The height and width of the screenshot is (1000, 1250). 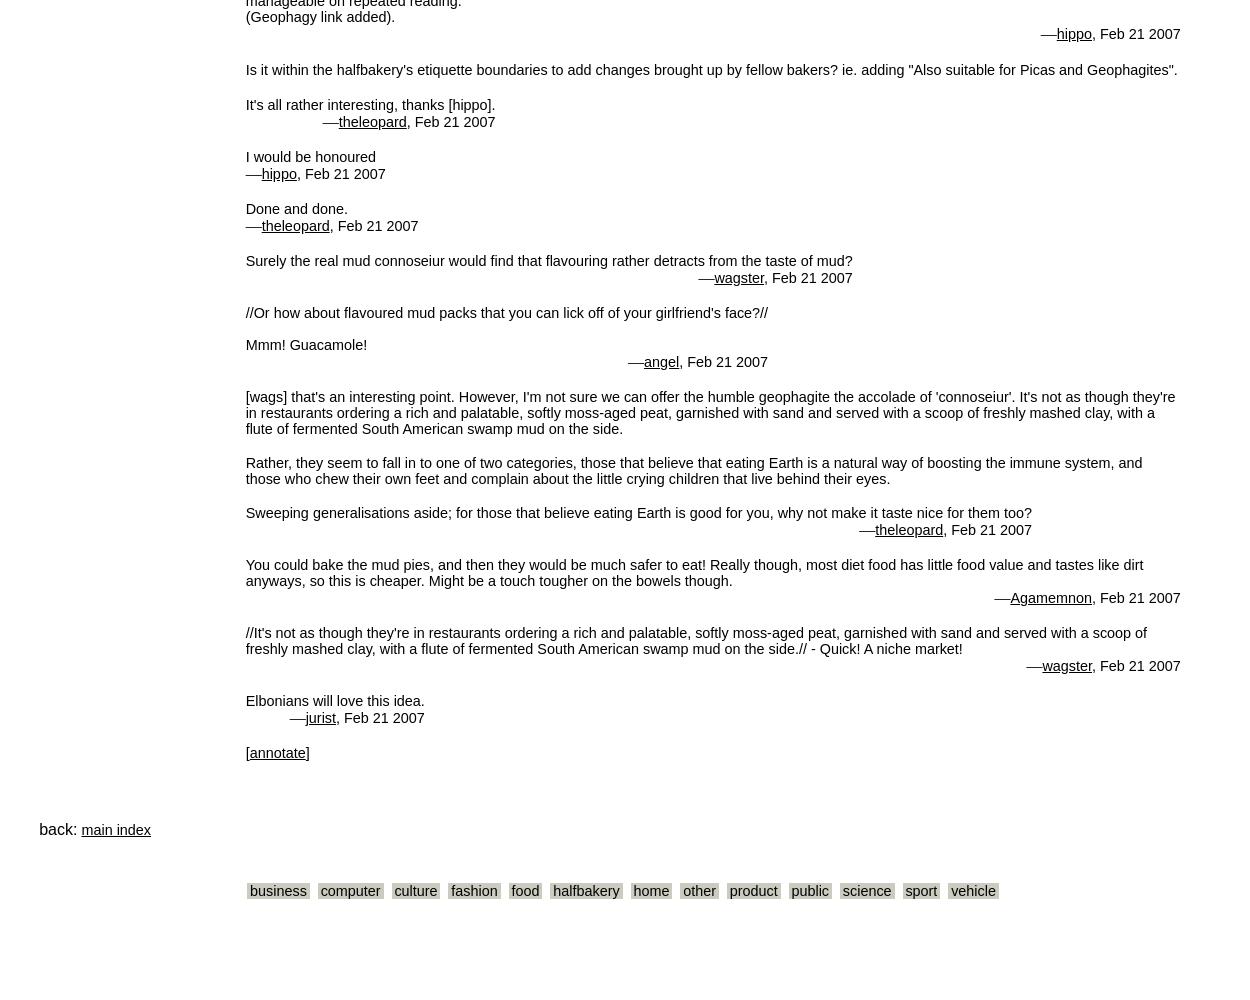 What do you see at coordinates (548, 260) in the screenshot?
I see `'Surely the real mud connoseiur would find that flavouring rather detracts from the taste of mud?'` at bounding box center [548, 260].